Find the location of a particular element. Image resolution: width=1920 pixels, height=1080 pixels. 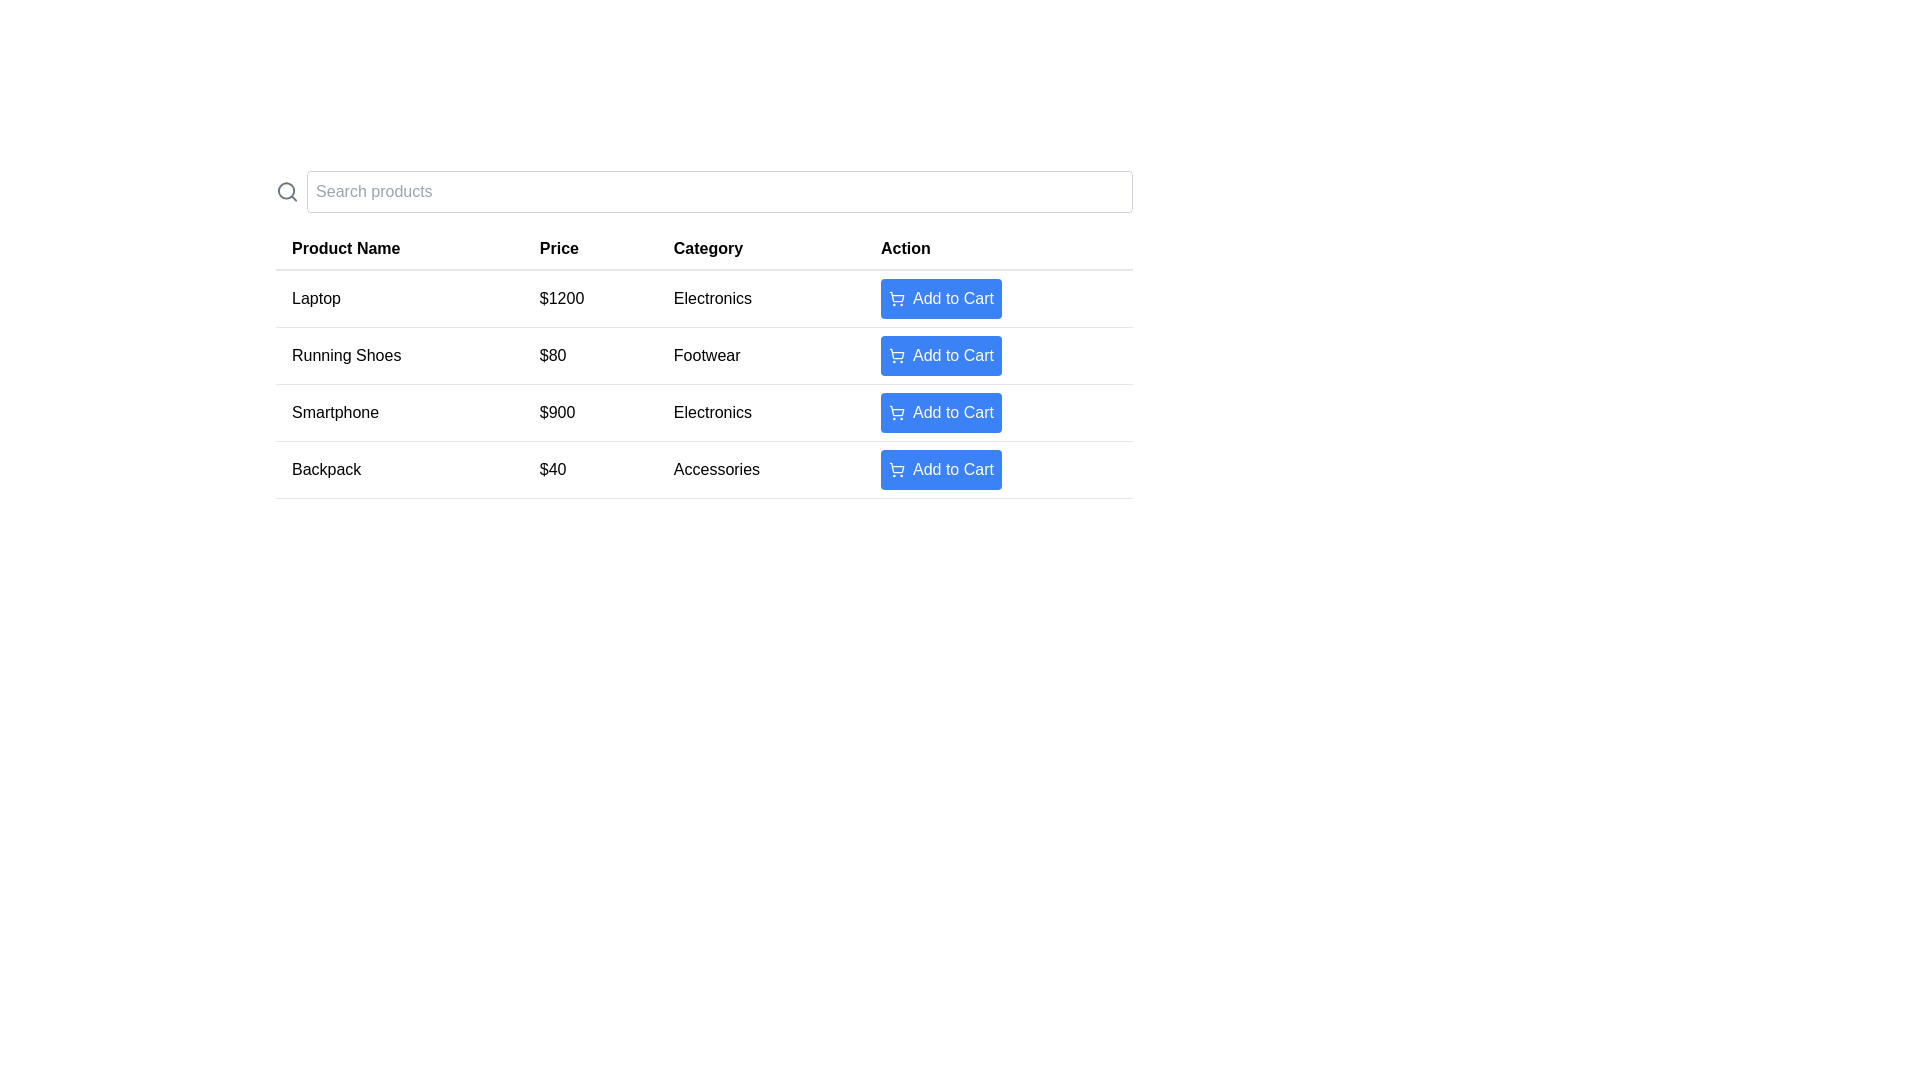

the text label identifying the product 'Running Shoes' located in the first cell of the second row under the 'Product Name' column is located at coordinates (399, 354).